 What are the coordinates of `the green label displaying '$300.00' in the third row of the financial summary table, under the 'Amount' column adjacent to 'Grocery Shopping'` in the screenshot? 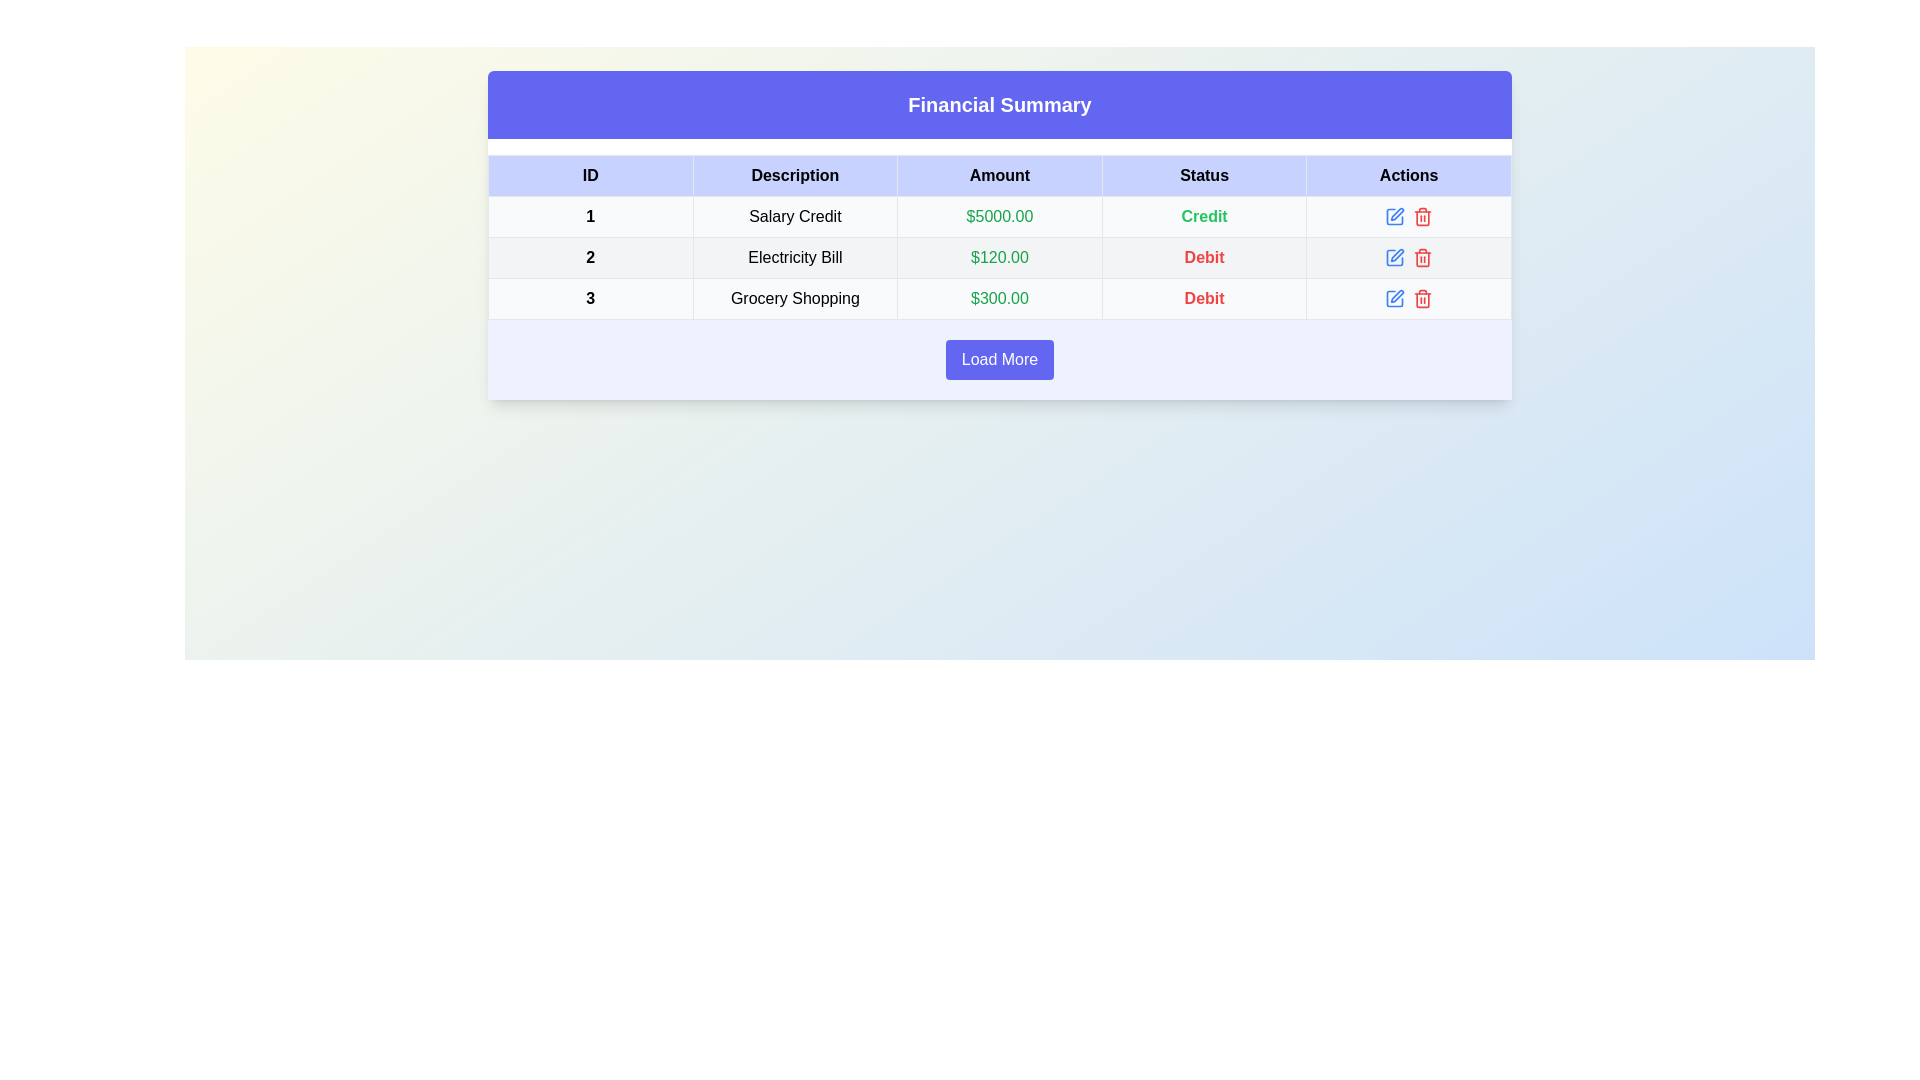 It's located at (999, 299).